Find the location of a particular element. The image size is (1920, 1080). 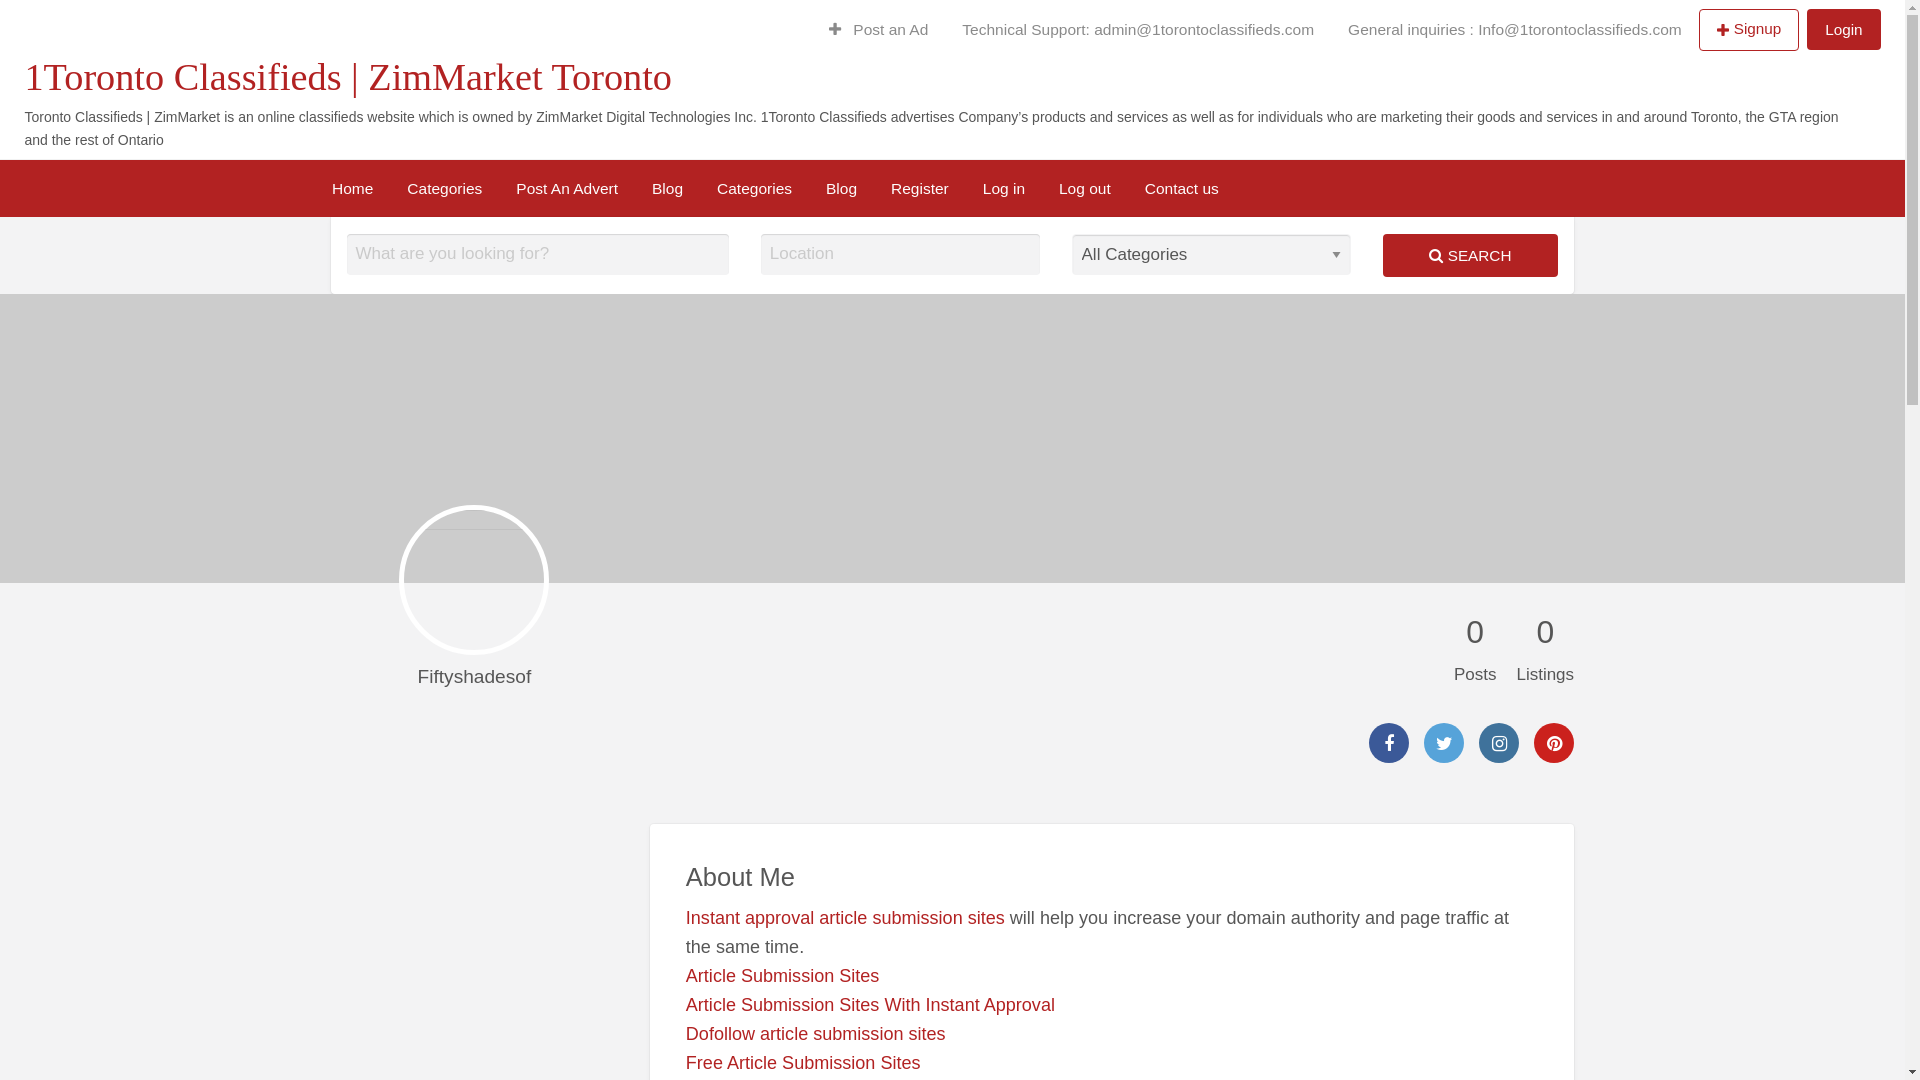

'Post An Advert' is located at coordinates (565, 188).